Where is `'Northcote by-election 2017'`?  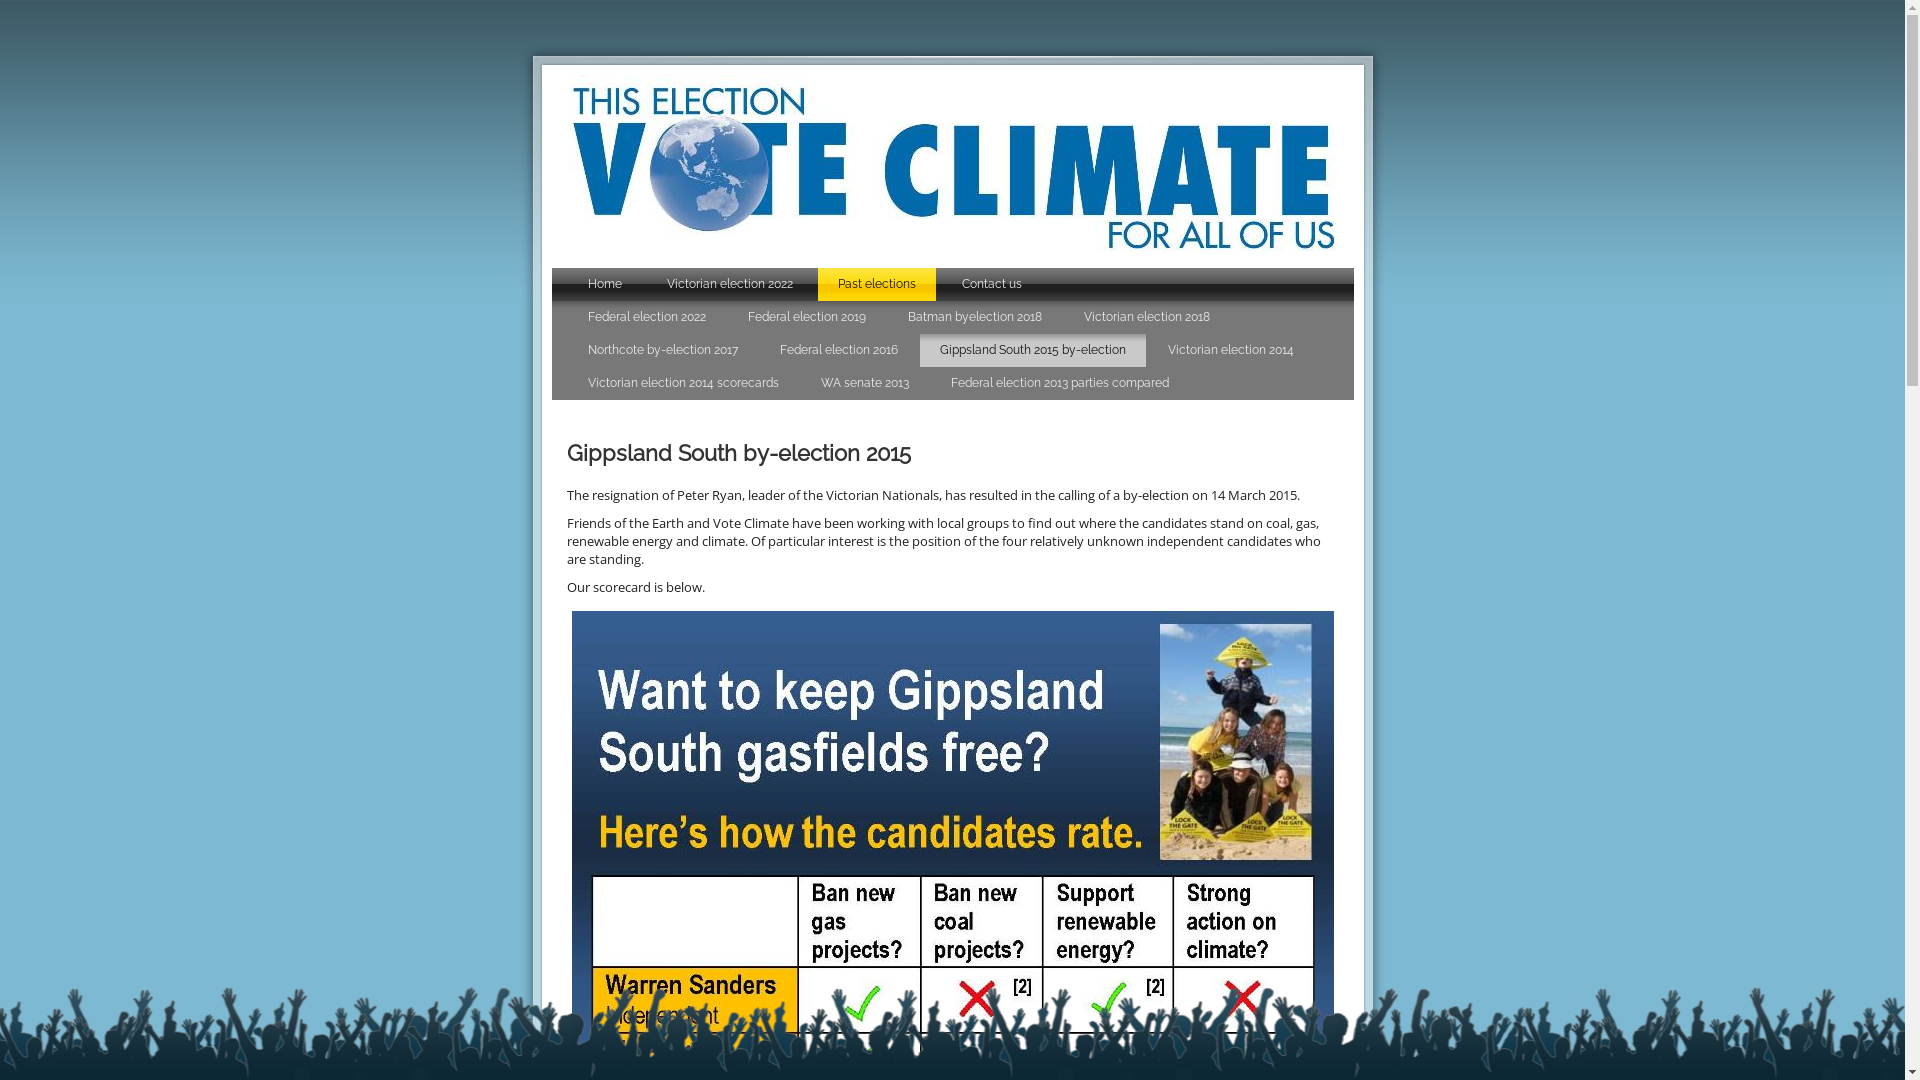 'Northcote by-election 2017' is located at coordinates (662, 349).